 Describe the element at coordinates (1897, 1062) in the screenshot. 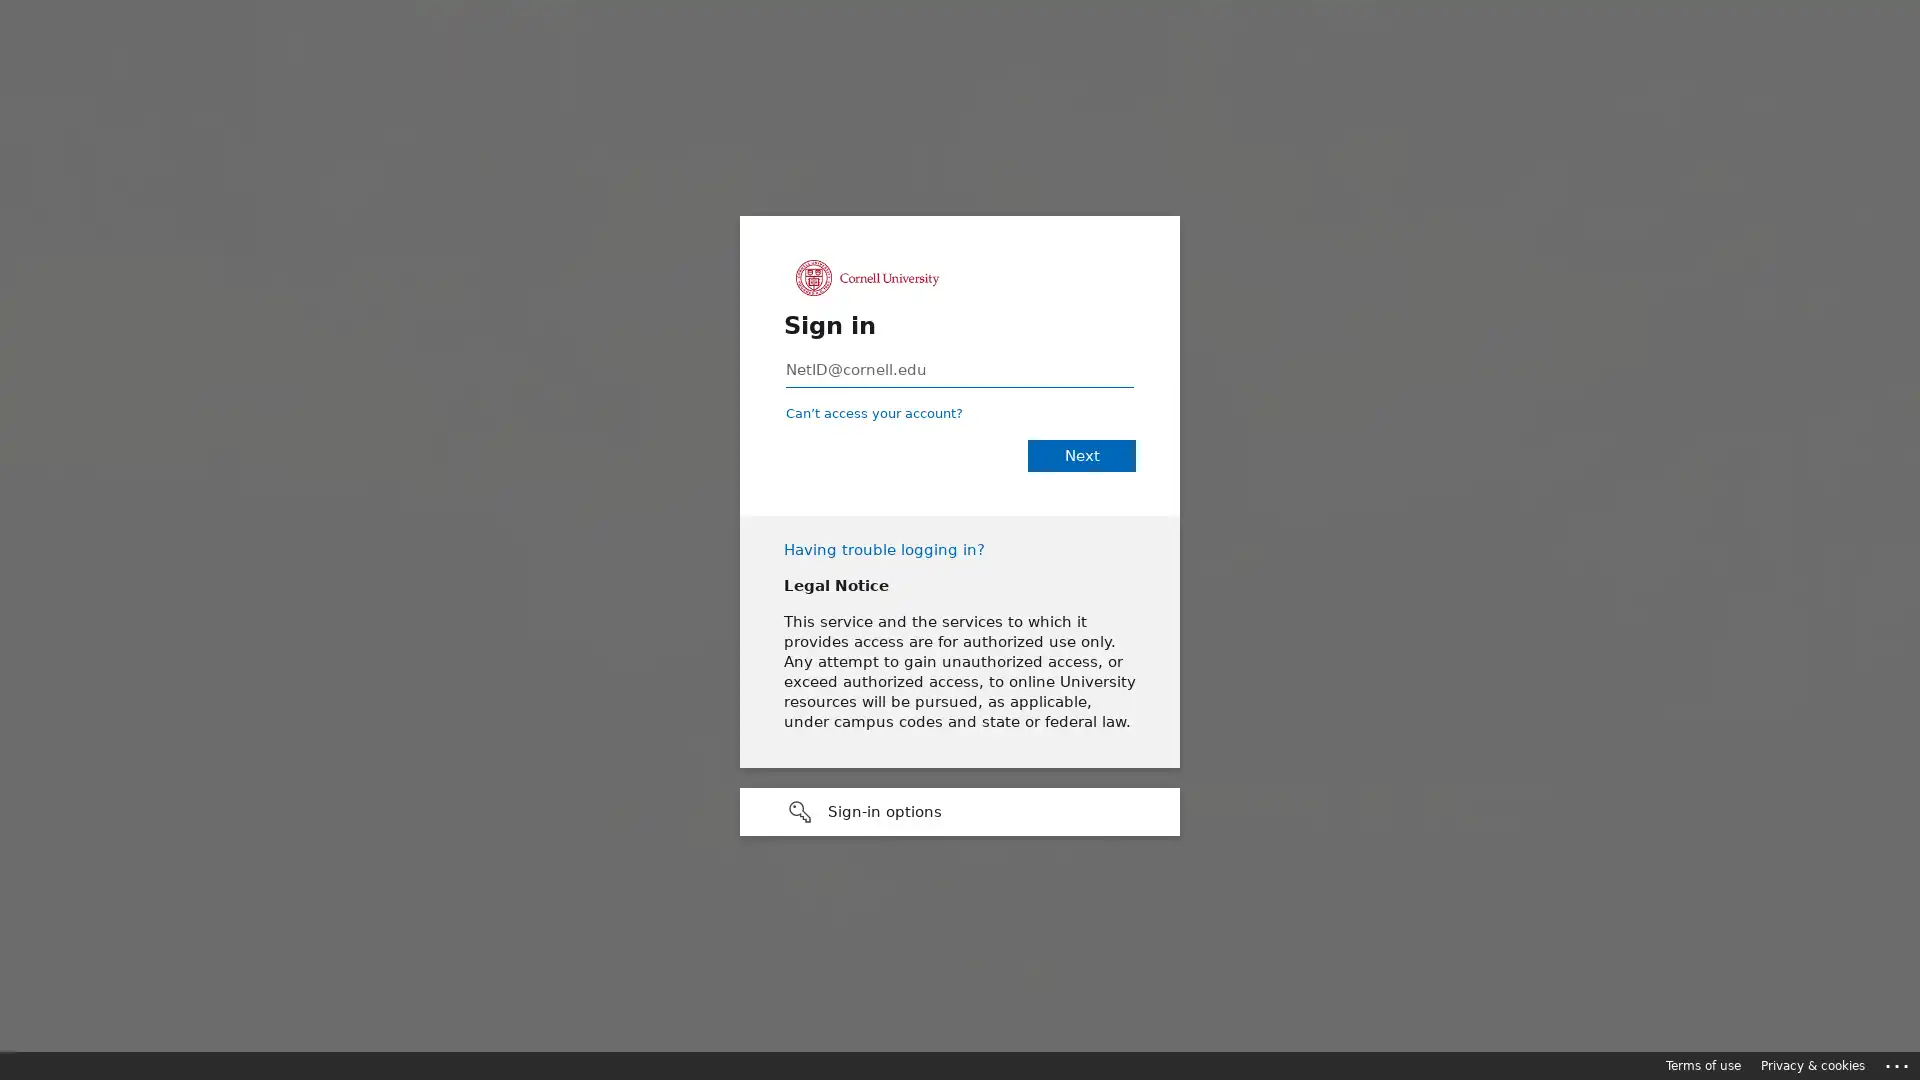

I see `Click here for troubleshooting information` at that location.